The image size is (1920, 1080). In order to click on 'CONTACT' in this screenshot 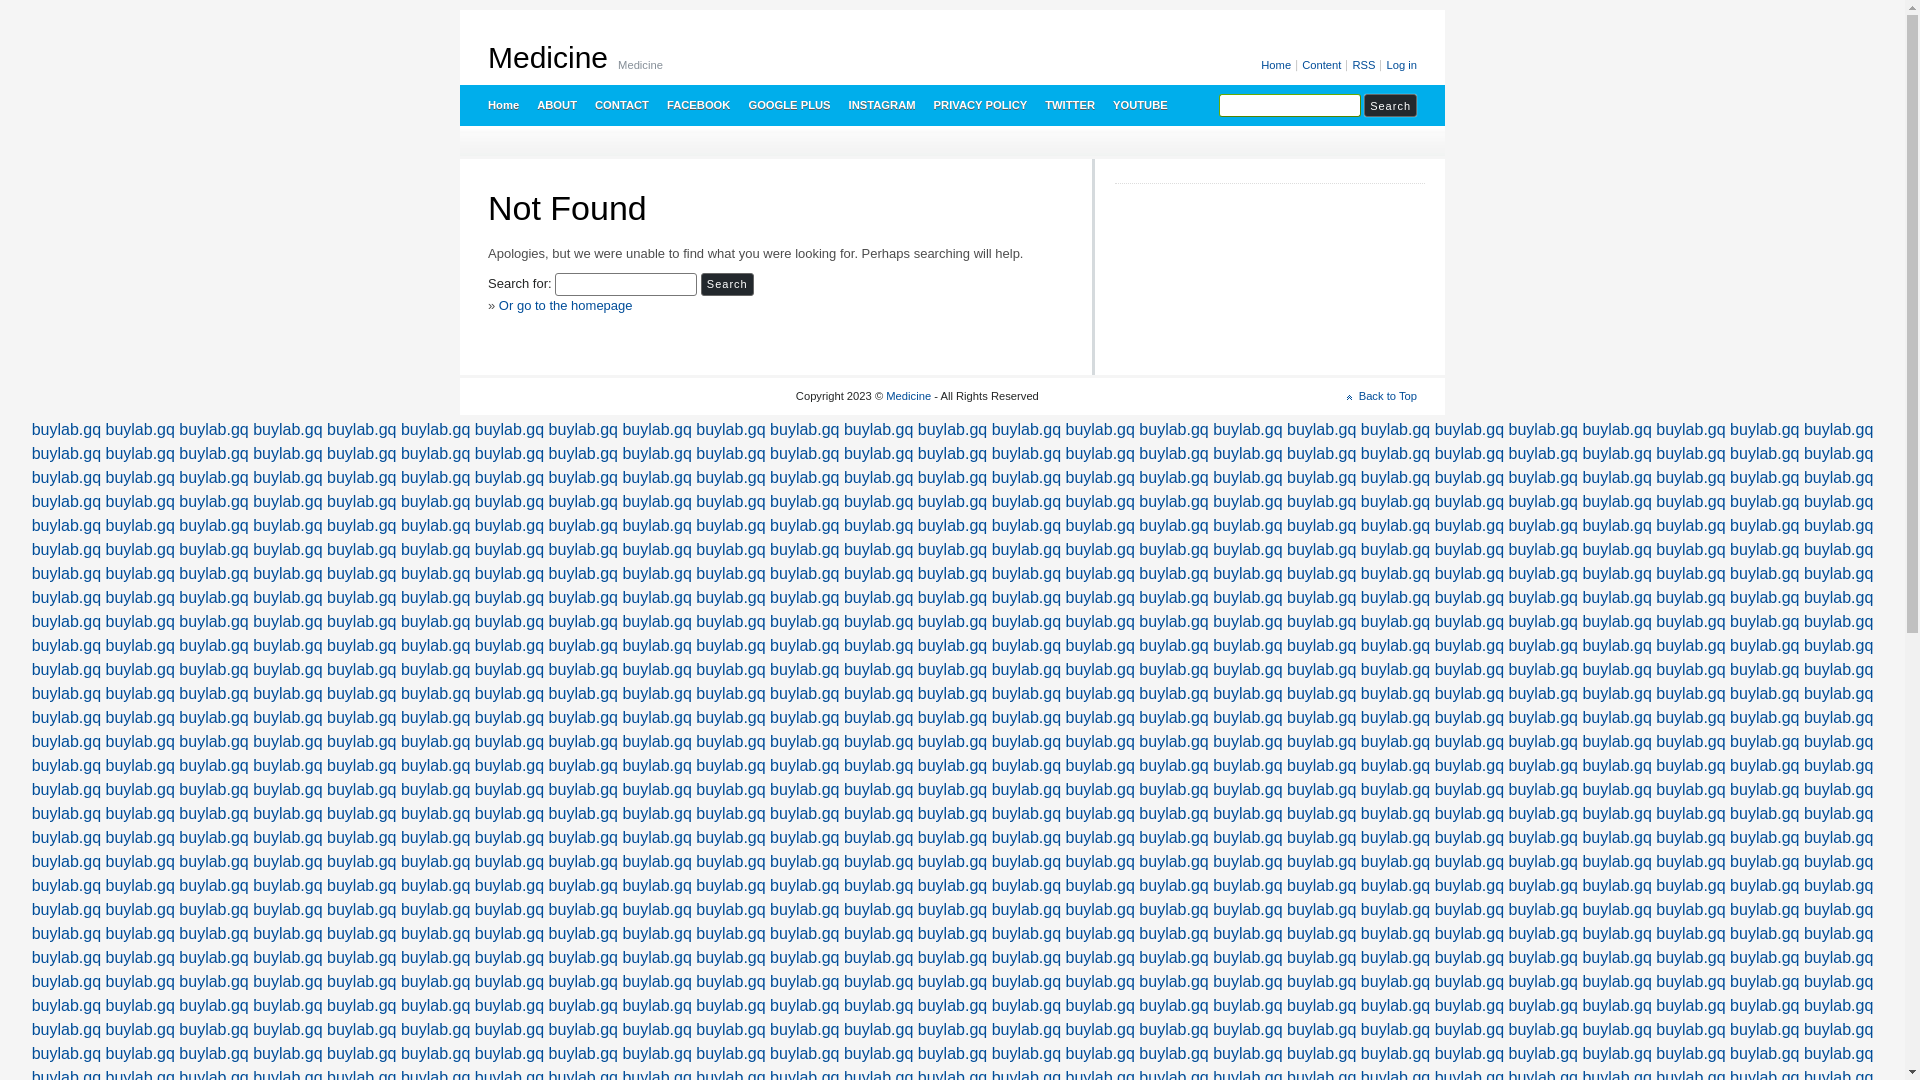, I will do `click(619, 104)`.